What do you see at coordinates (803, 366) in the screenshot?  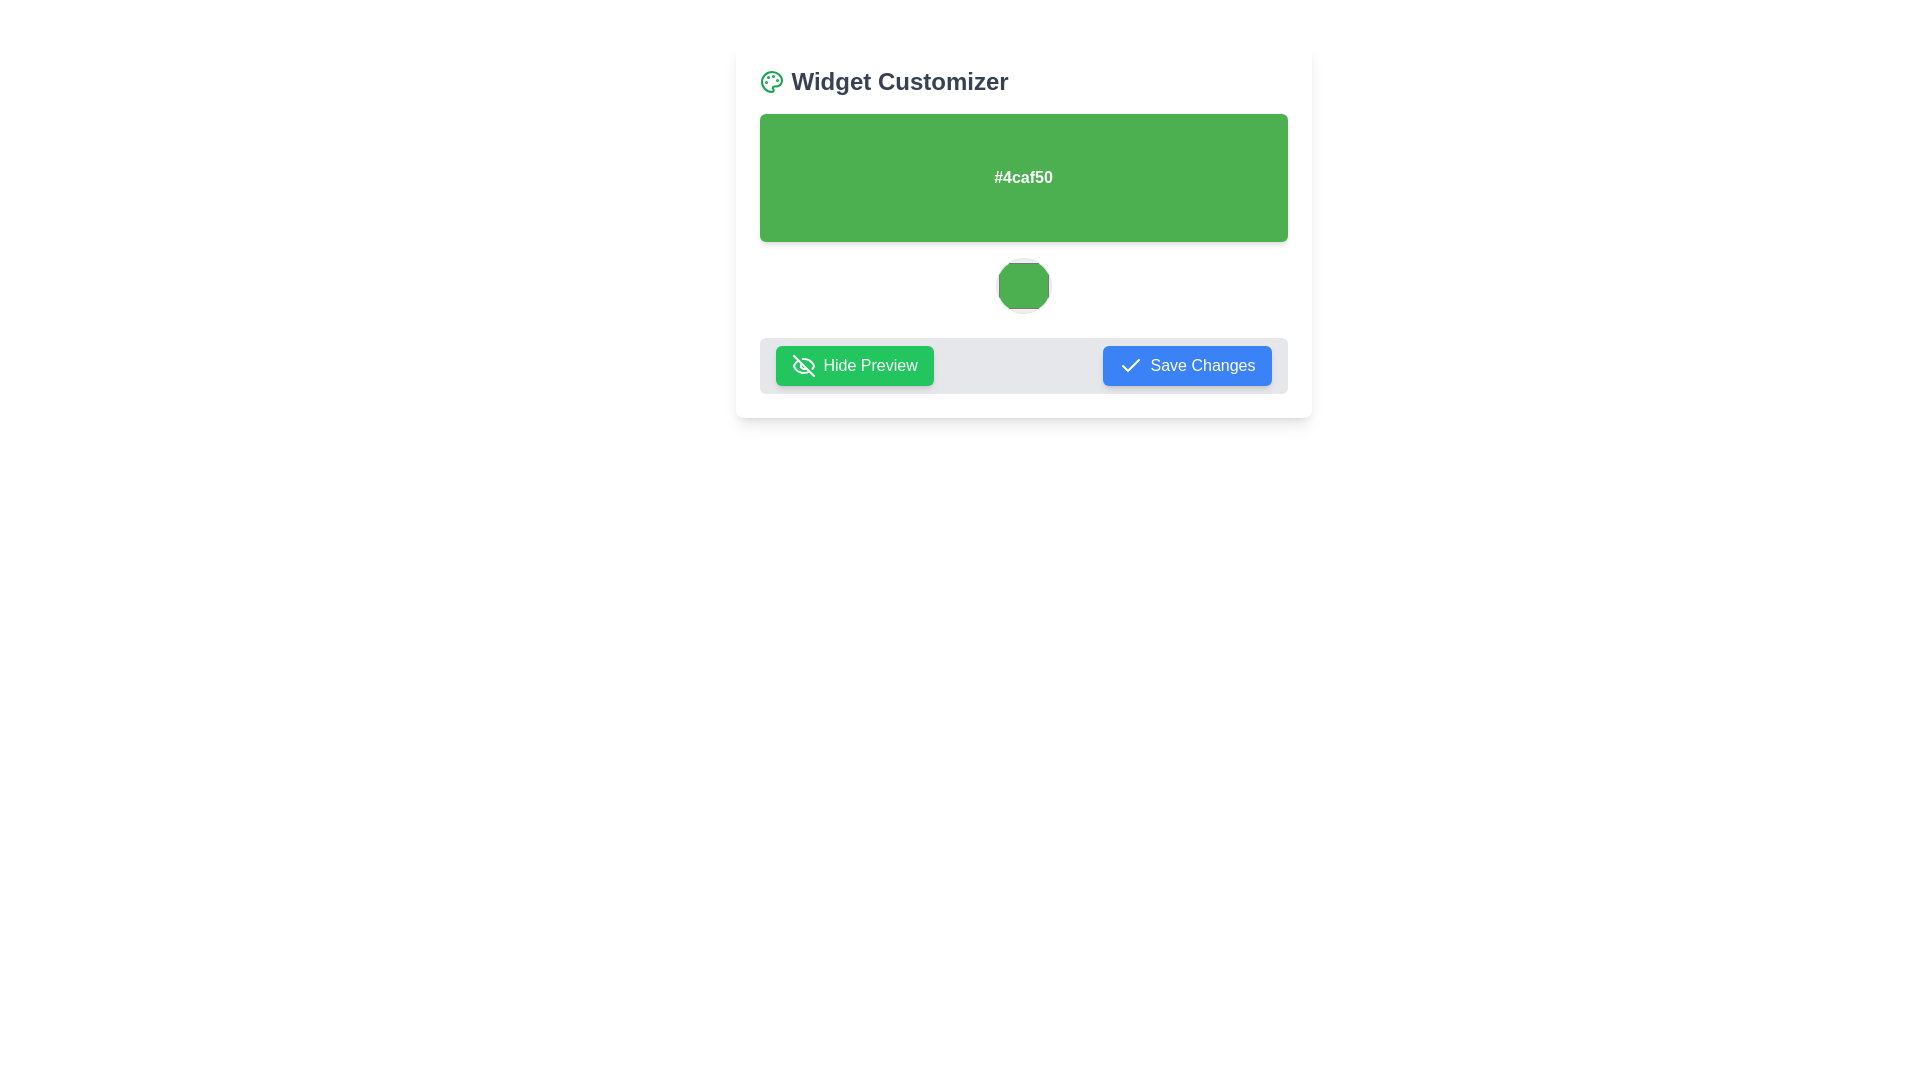 I see `the 'Hide Preview' button` at bounding box center [803, 366].